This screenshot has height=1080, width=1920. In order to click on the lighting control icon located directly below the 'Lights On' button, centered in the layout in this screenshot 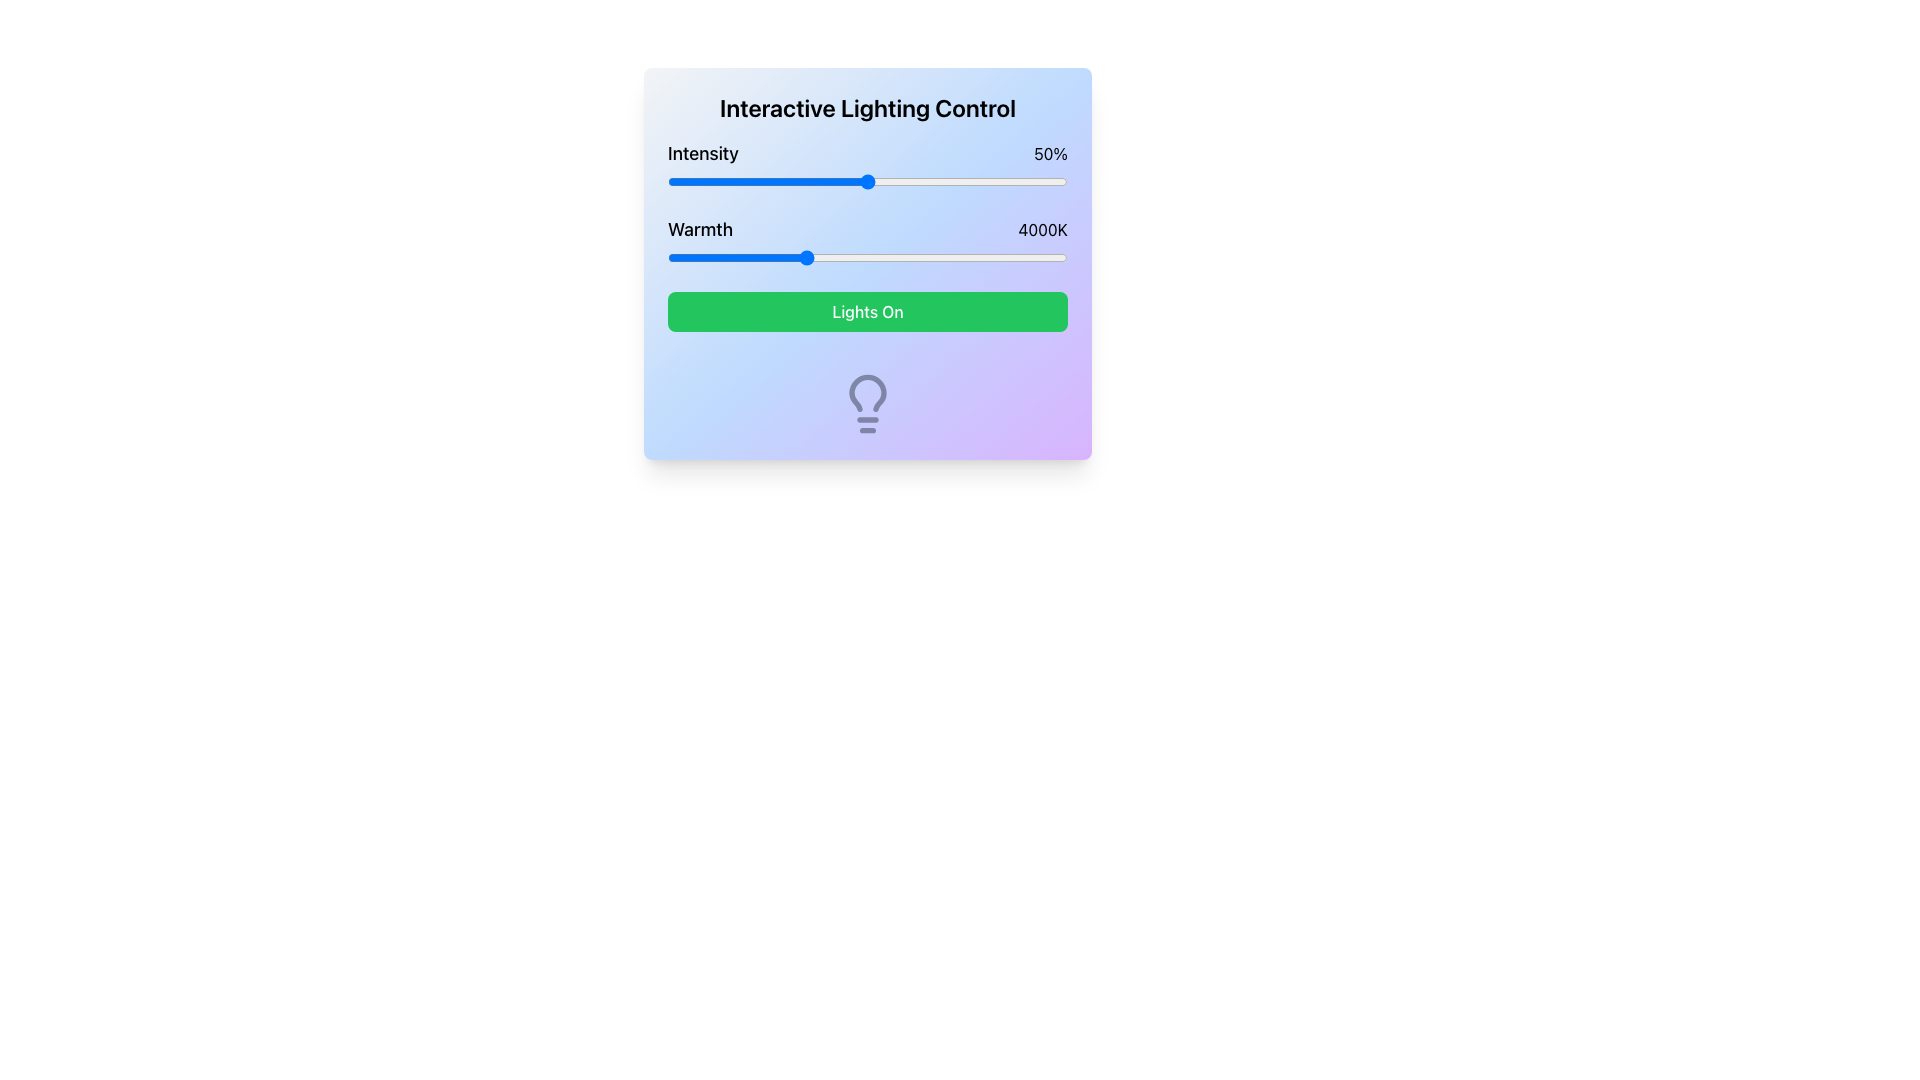, I will do `click(868, 404)`.